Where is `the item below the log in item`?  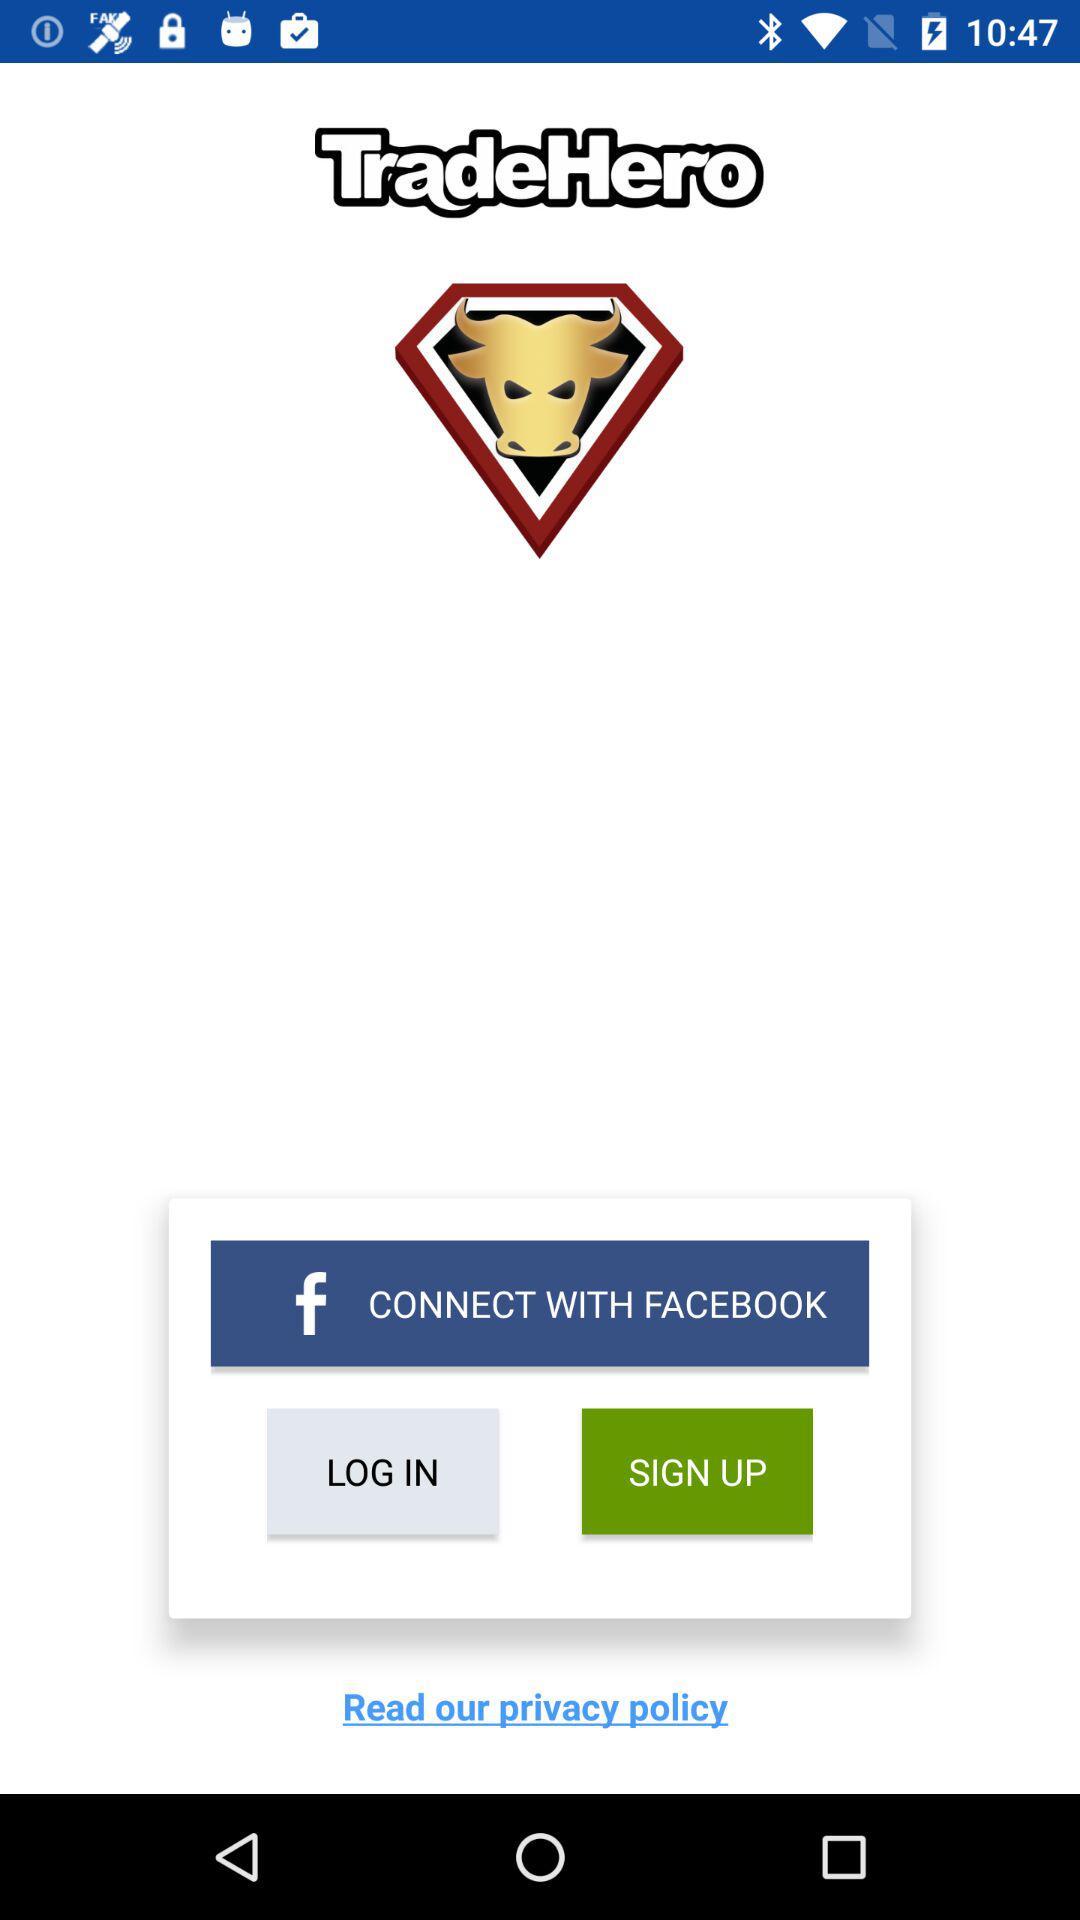
the item below the log in item is located at coordinates (540, 1705).